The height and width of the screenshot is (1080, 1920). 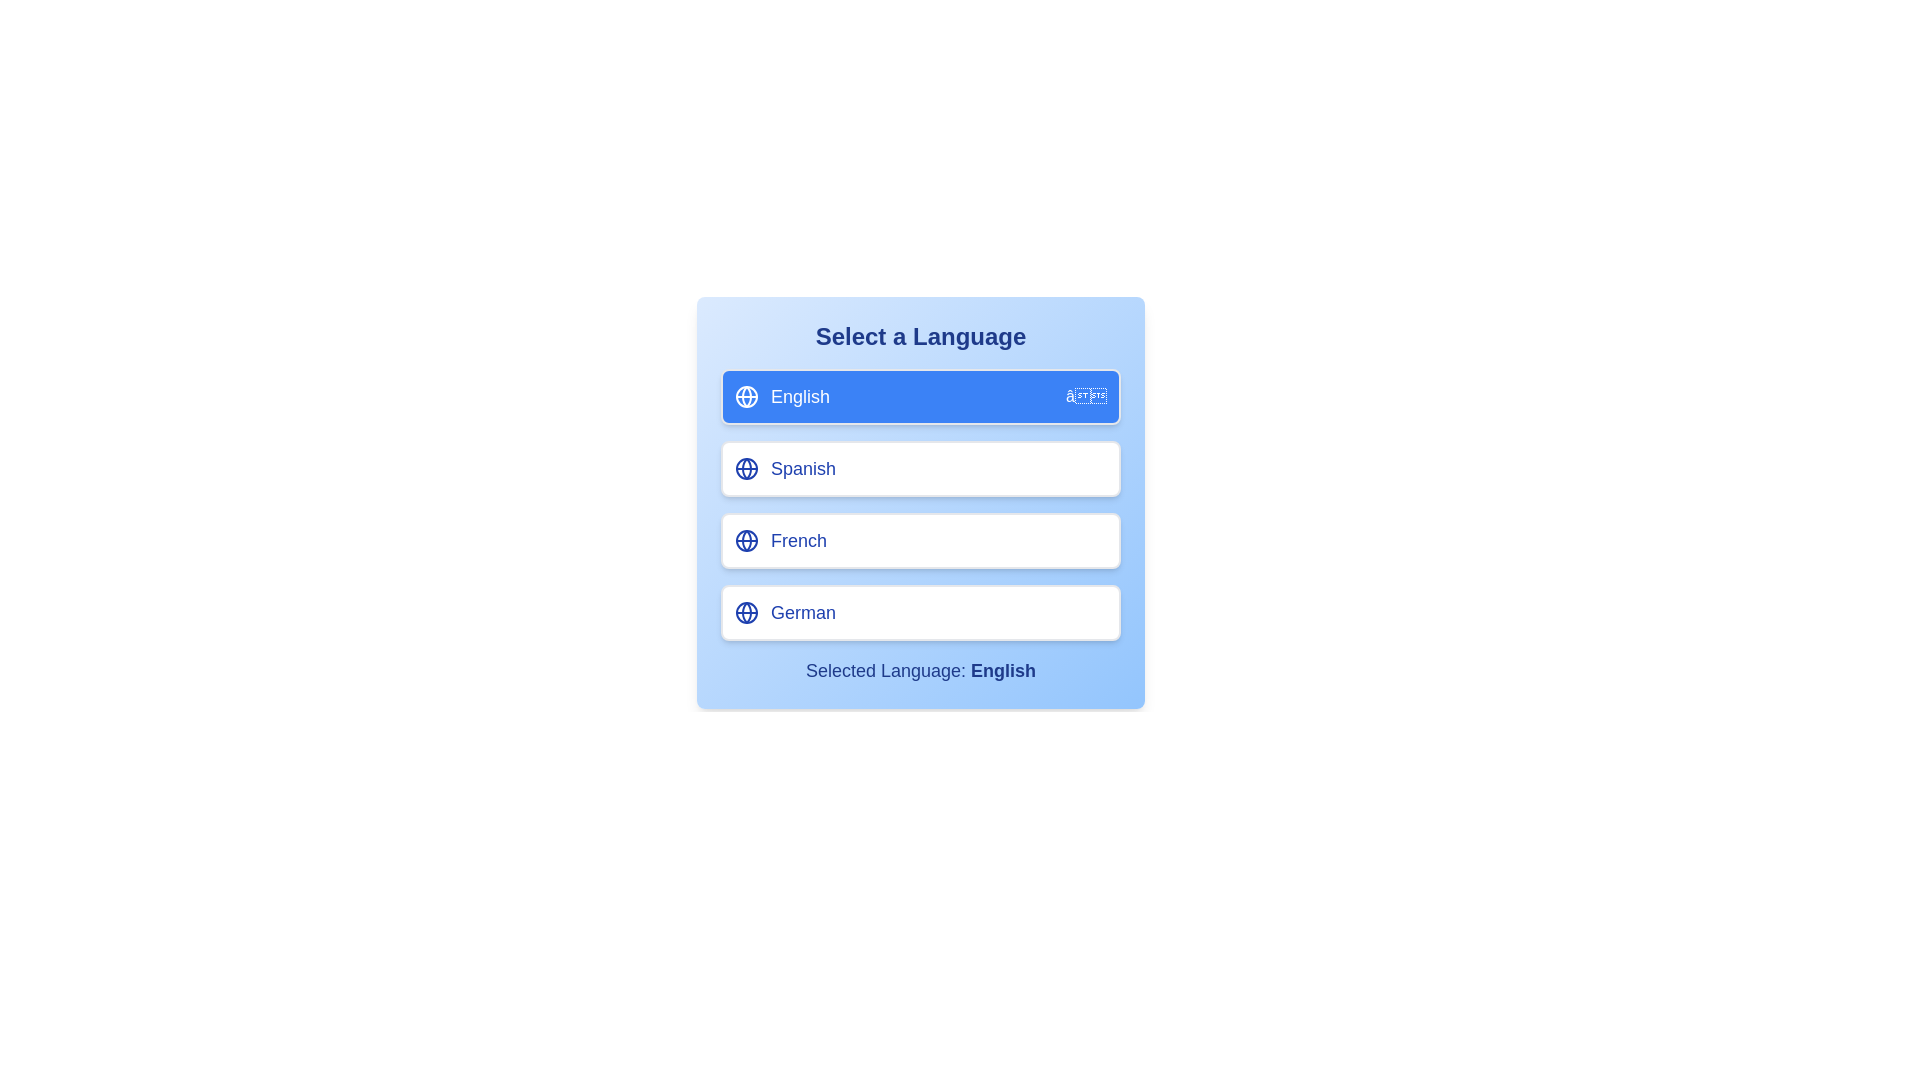 What do you see at coordinates (920, 492) in the screenshot?
I see `the 'Spanish' button located in the modal dialog titled 'Select a Language', which is the second item in a vertically stacked list, directly beneath the 'English' button` at bounding box center [920, 492].